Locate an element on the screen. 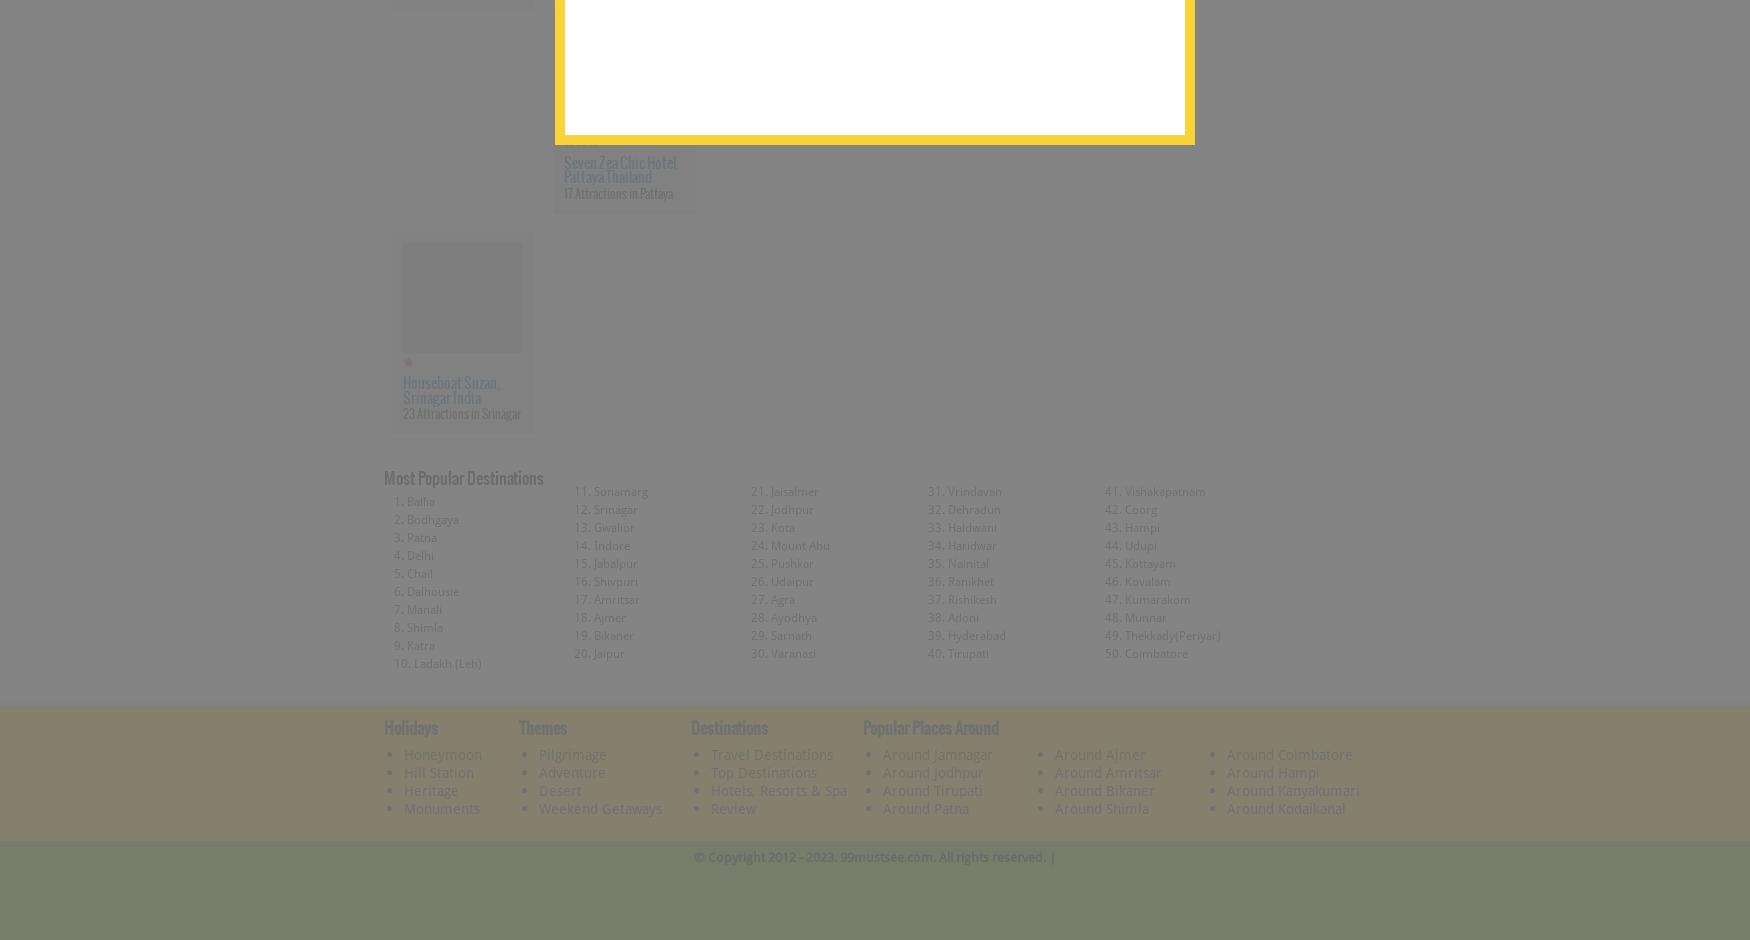 The image size is (1750, 940). 'Coorg' is located at coordinates (1138, 509).